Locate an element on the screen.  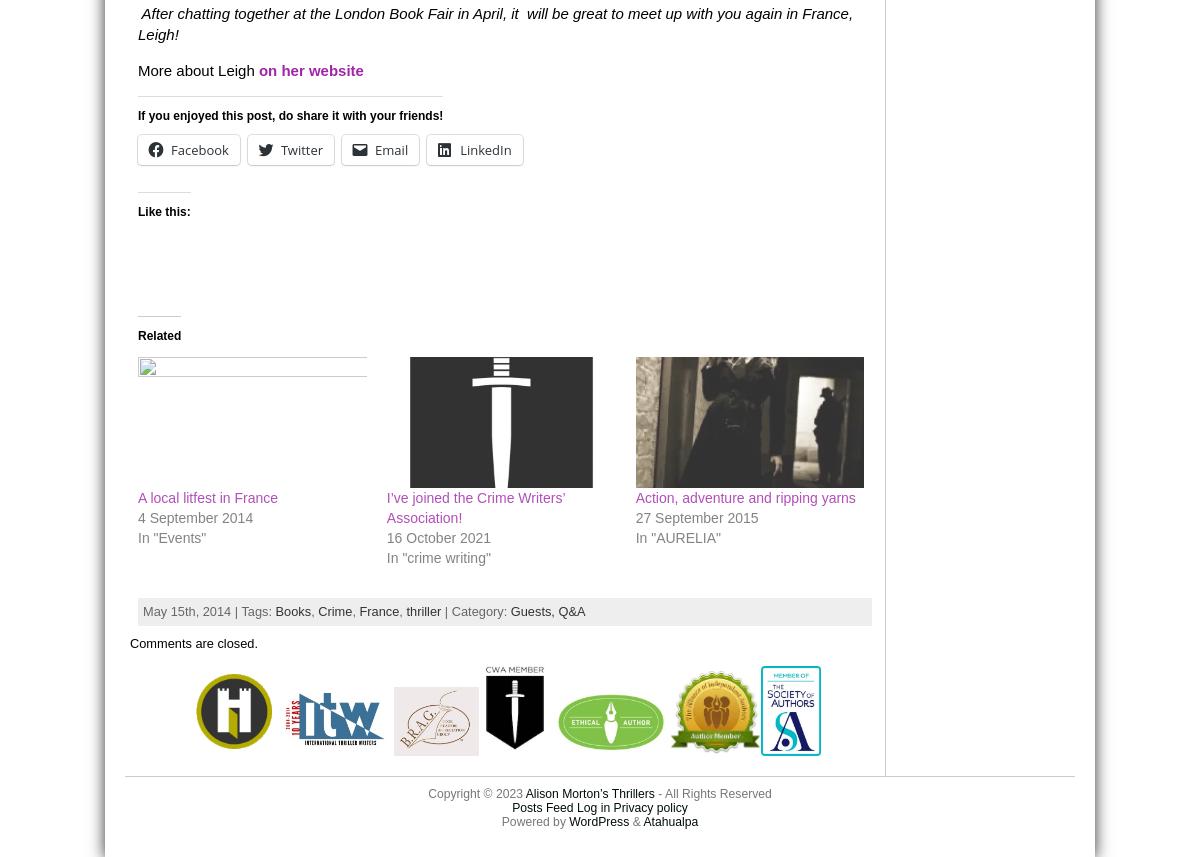
'Powered by' is located at coordinates (533, 820).